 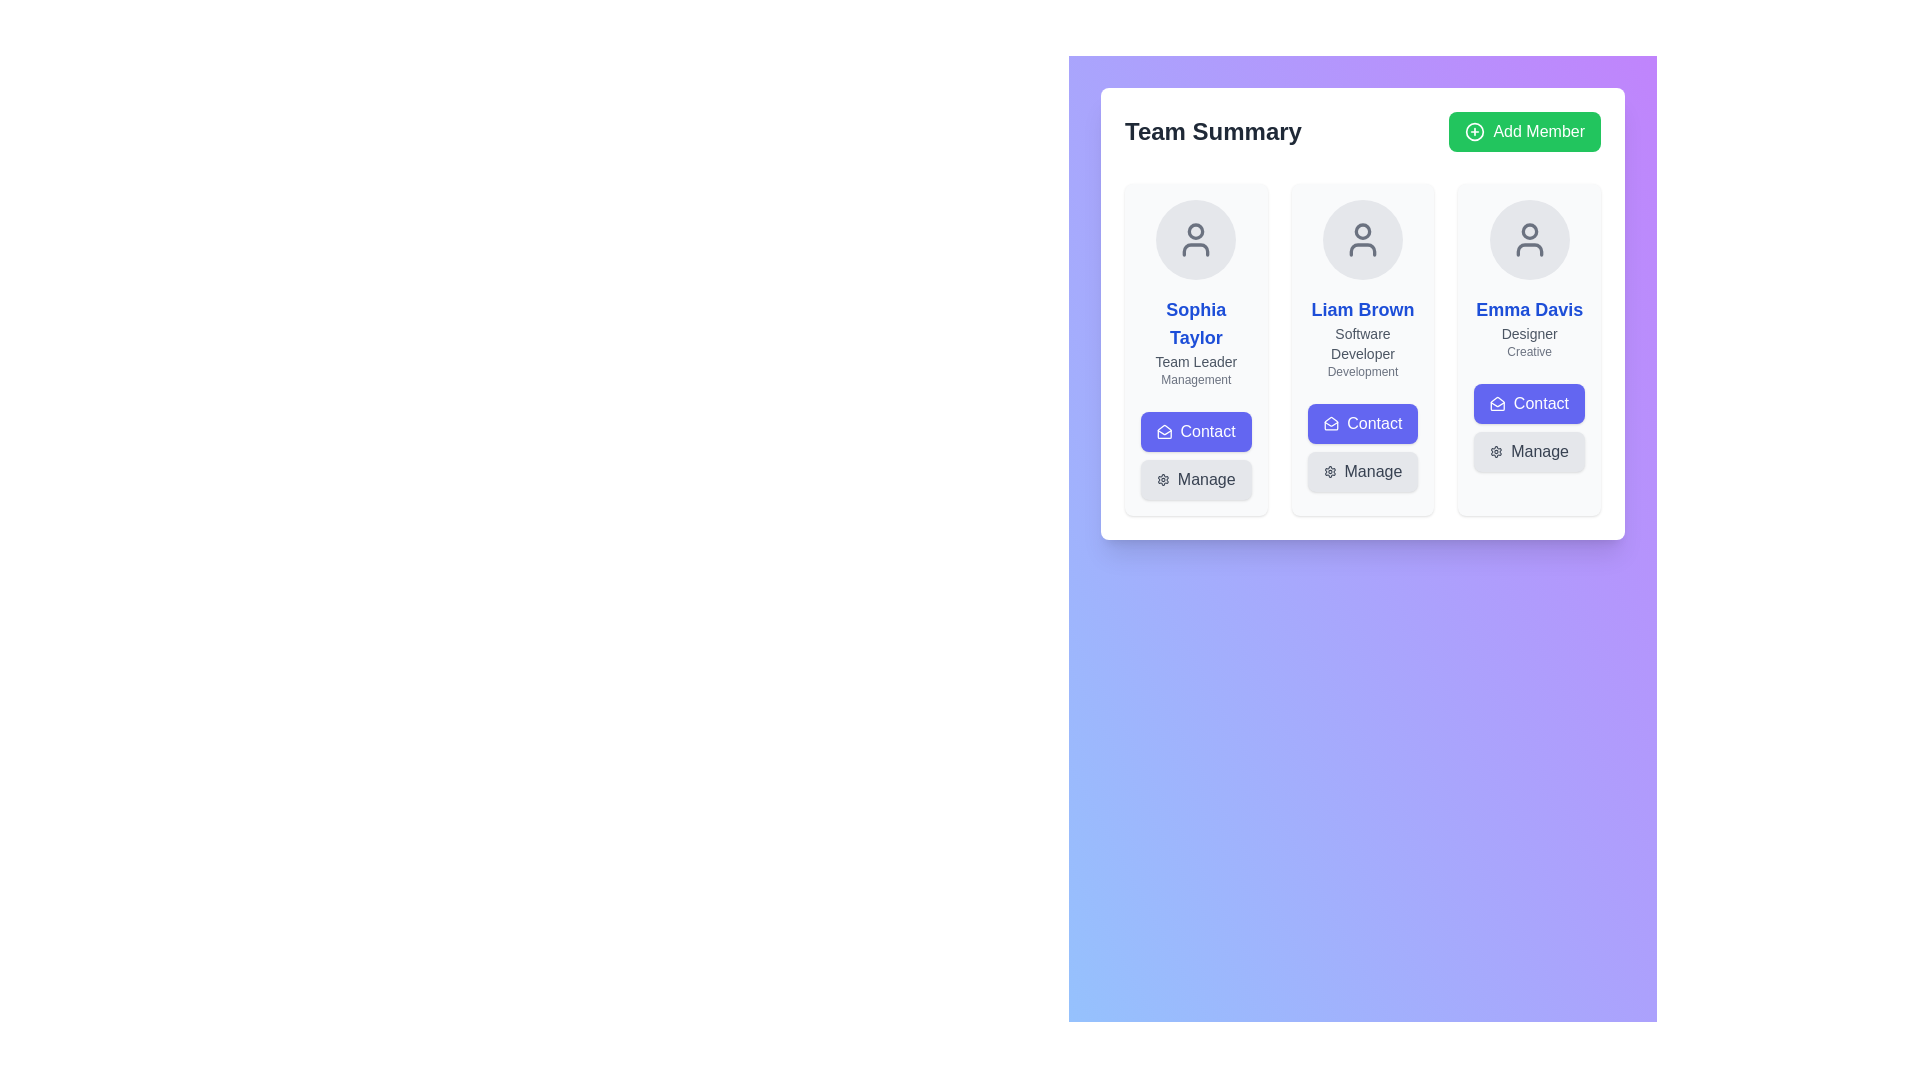 What do you see at coordinates (1528, 238) in the screenshot?
I see `the profile icon representing 'Emma Davis' located at the top-center of the third card in the team member profiles grid` at bounding box center [1528, 238].